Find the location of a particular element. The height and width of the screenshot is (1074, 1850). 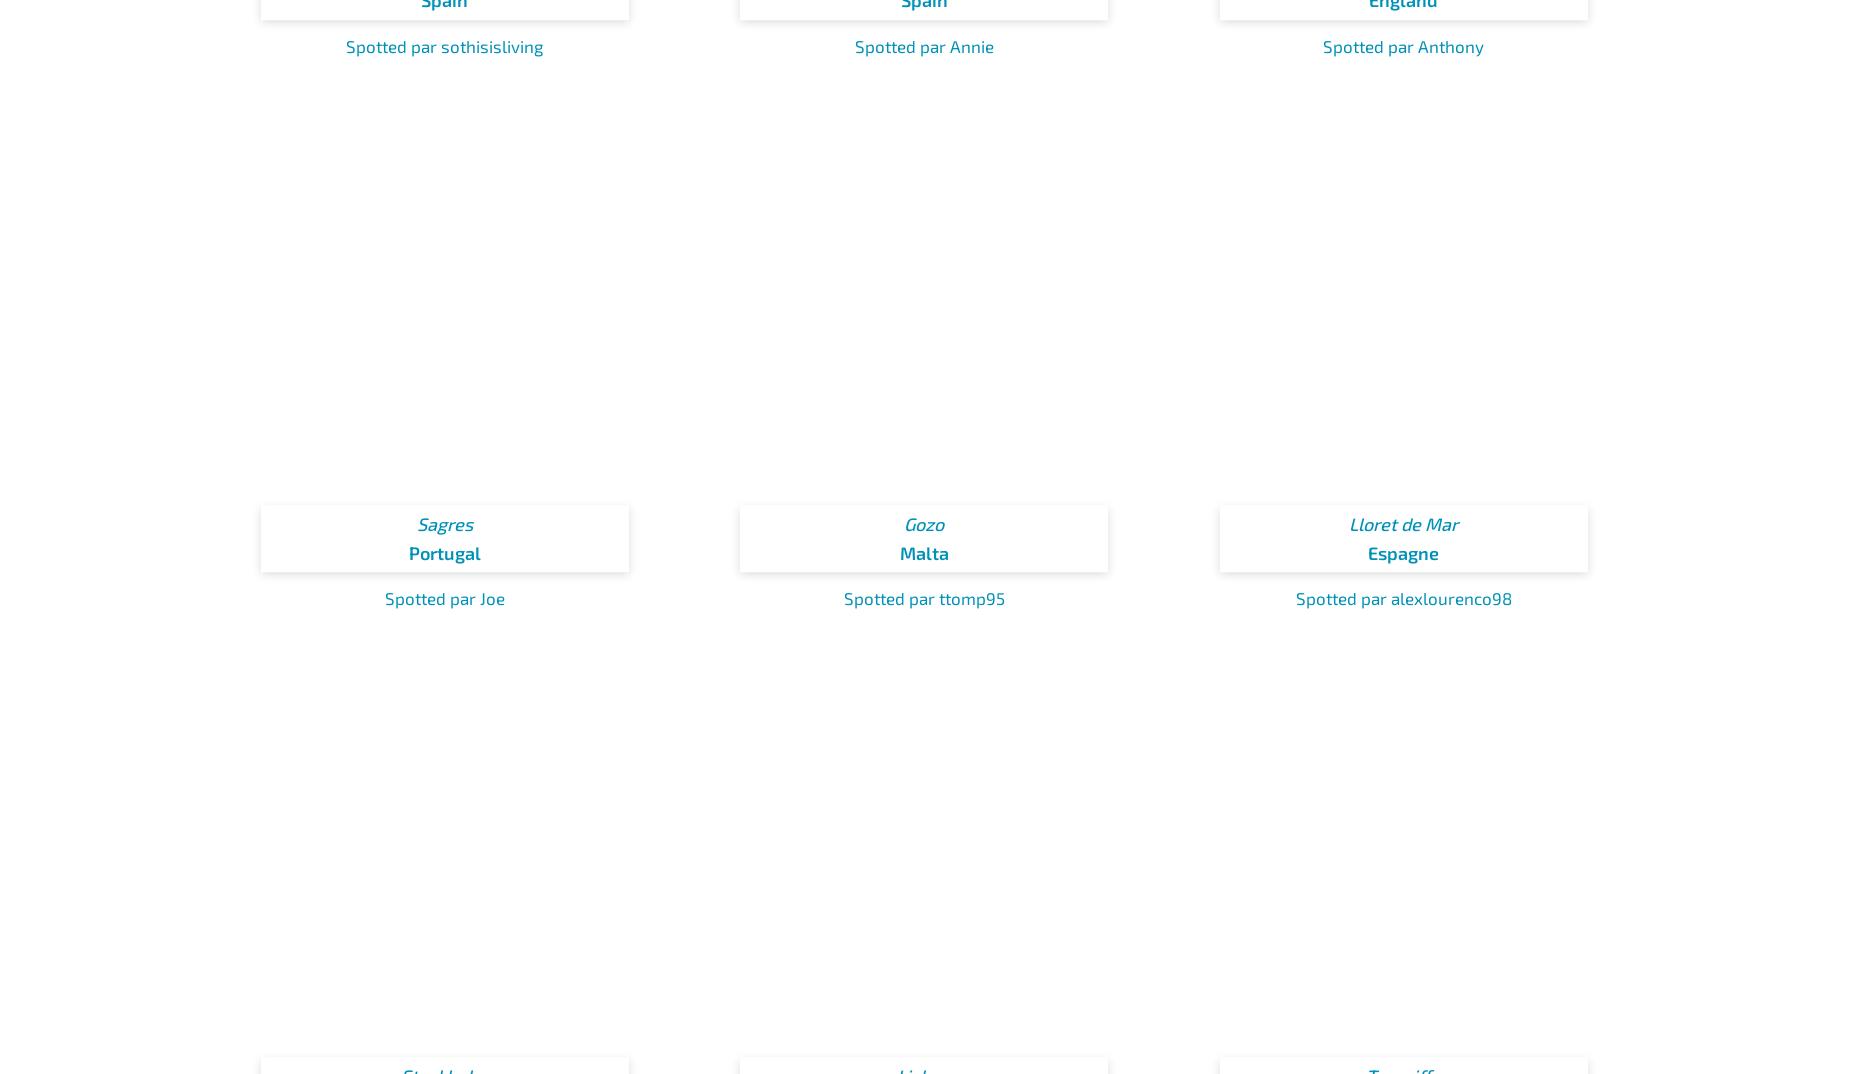

'Sagres' is located at coordinates (443, 524).